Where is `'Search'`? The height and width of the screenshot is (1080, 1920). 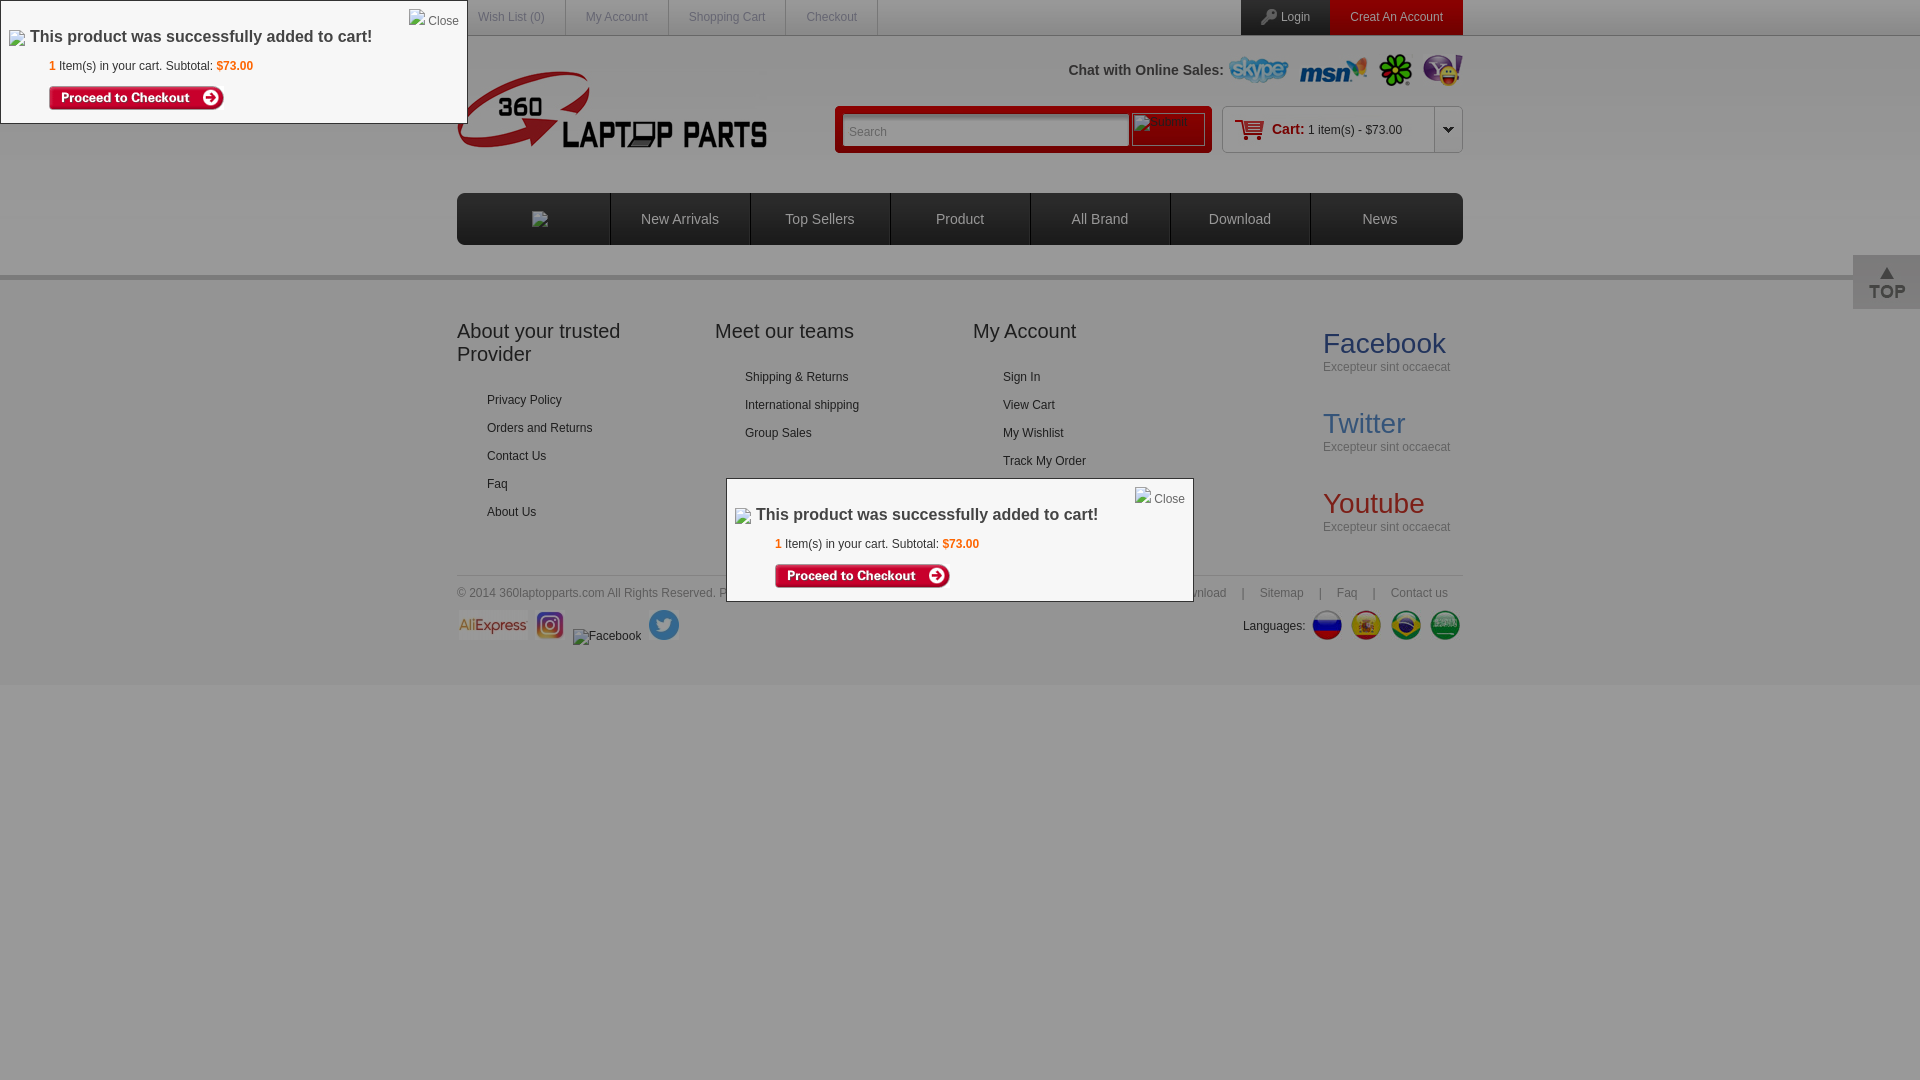 'Search' is located at coordinates (985, 129).